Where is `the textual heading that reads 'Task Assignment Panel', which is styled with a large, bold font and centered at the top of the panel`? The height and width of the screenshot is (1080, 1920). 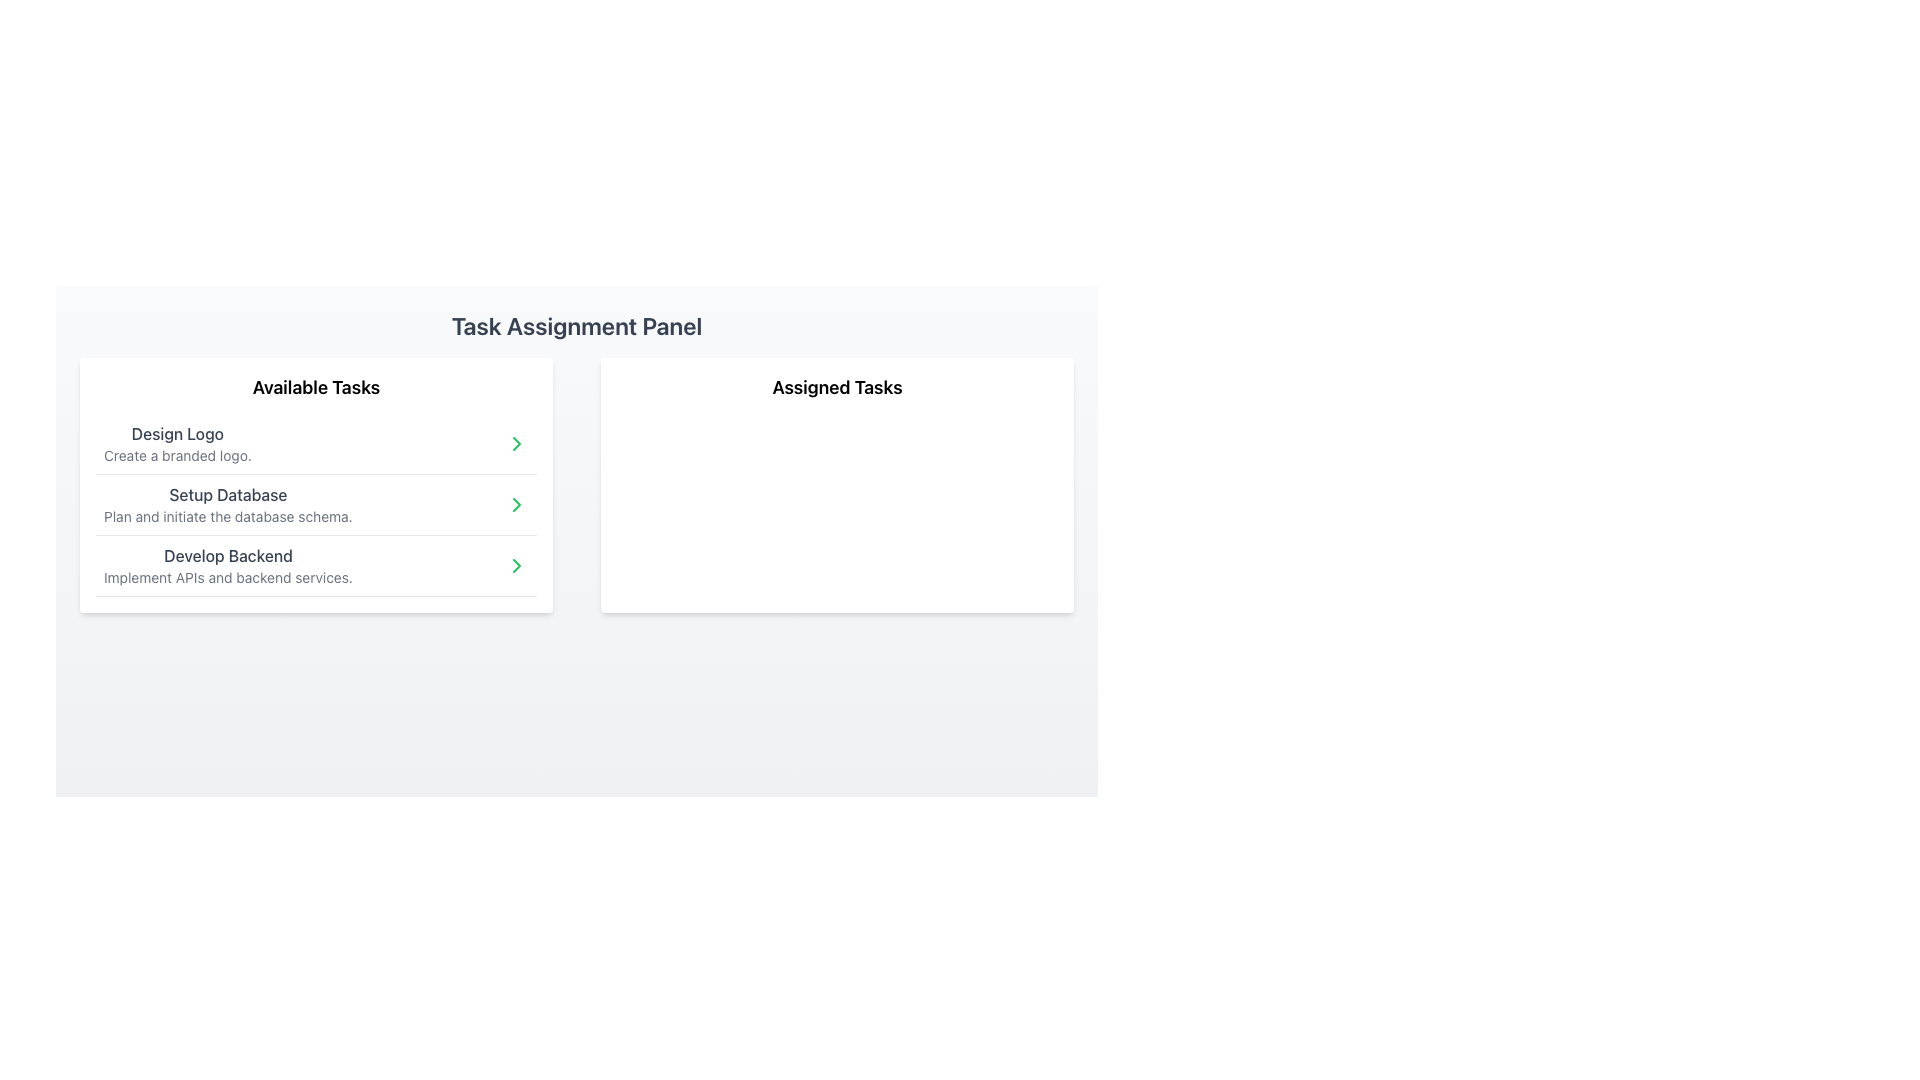 the textual heading that reads 'Task Assignment Panel', which is styled with a large, bold font and centered at the top of the panel is located at coordinates (575, 325).